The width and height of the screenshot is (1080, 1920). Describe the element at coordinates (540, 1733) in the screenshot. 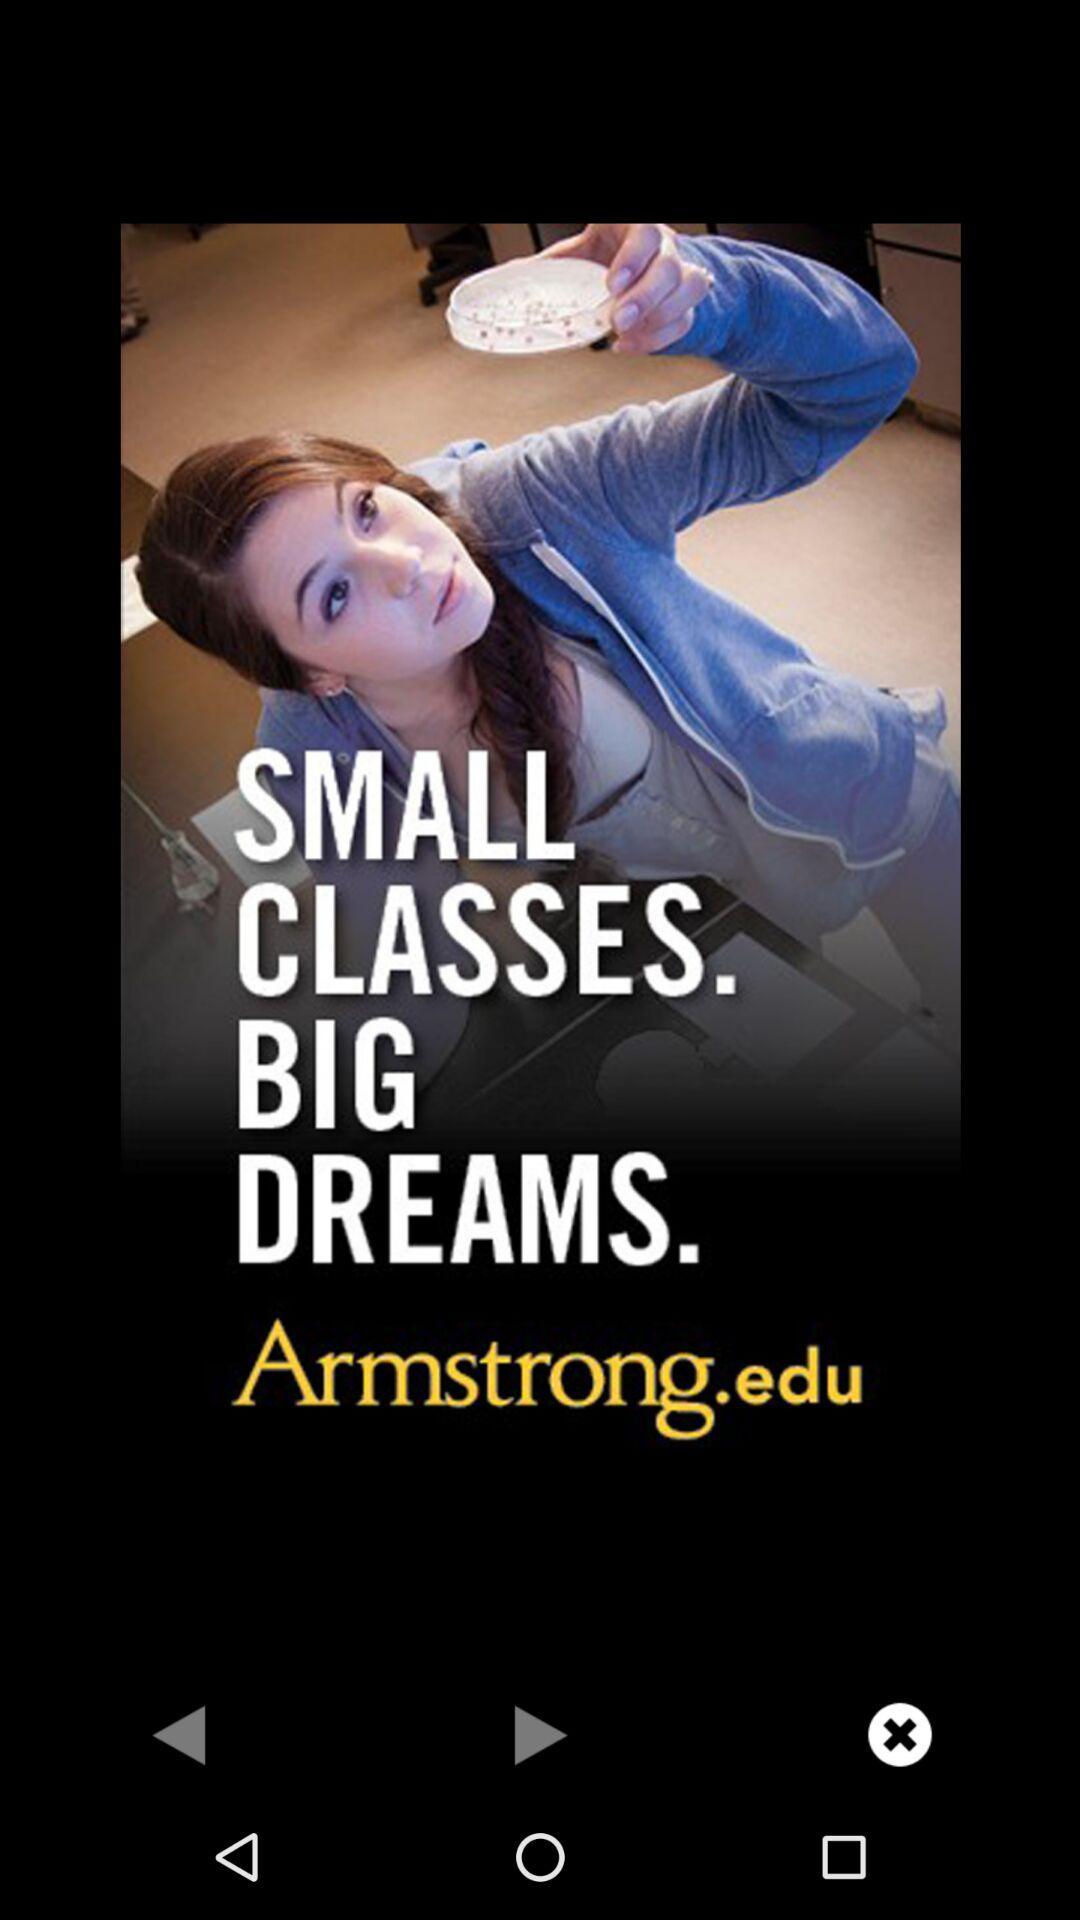

I see `next page` at that location.